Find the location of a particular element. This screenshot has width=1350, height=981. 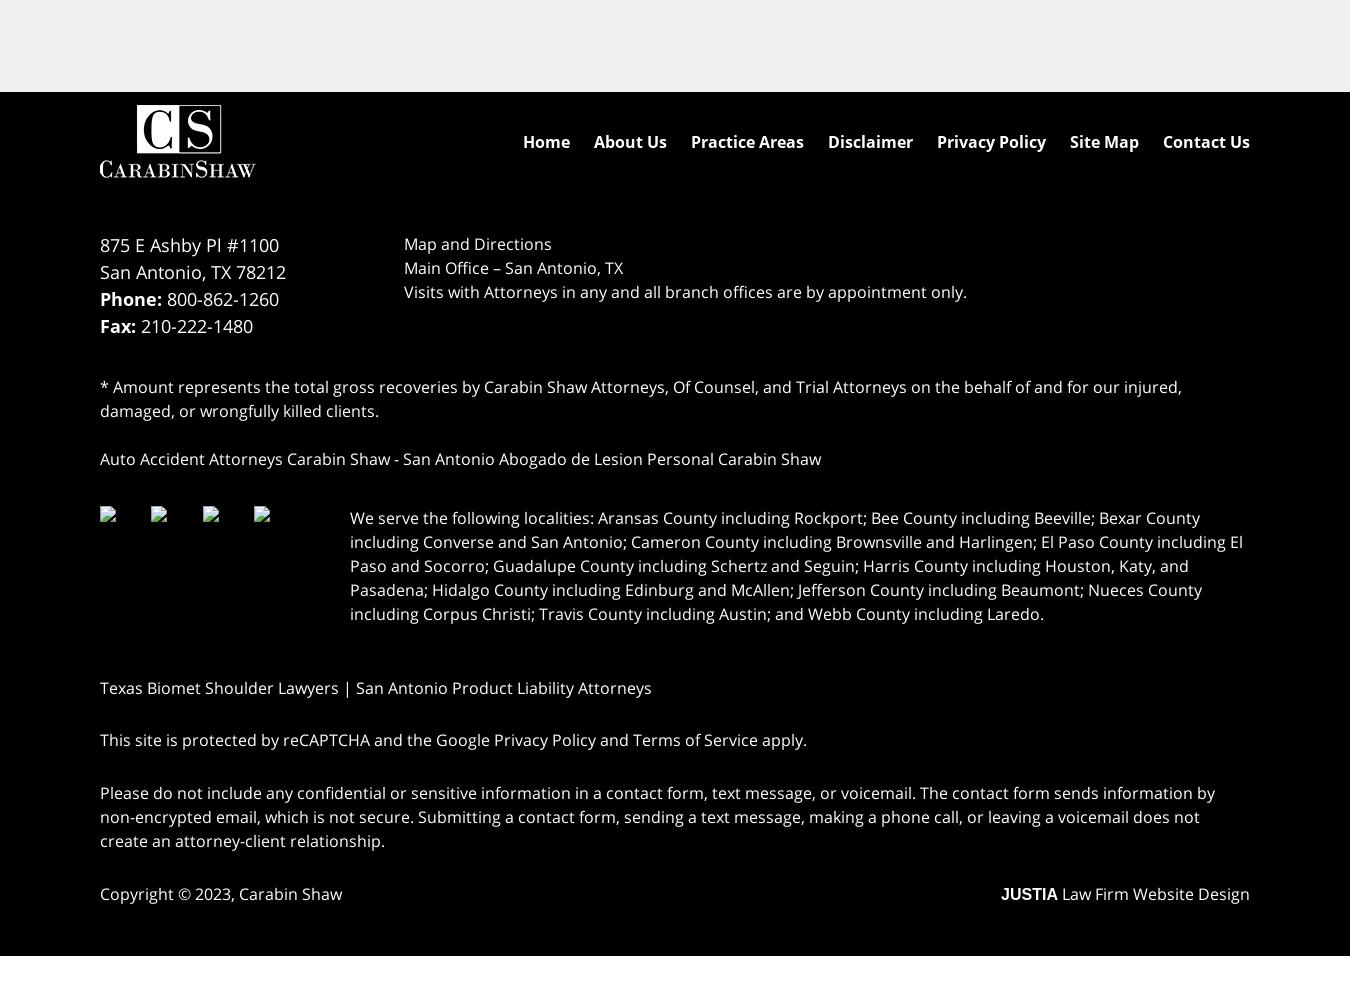

'Cameron County including Brownsville and Harlingen; El Paso County including El Paso and Socorro; Guadalupe County including Schertz and Seguin; Harris County including Houston, Katy, and Pasadena; Hidalgo County including Edinburg and McAllen; Jefferson County including Beaumont; Nueces County including Corpus Christi; Travis County including Austin; and Webb County including Laredo.' is located at coordinates (796, 577).